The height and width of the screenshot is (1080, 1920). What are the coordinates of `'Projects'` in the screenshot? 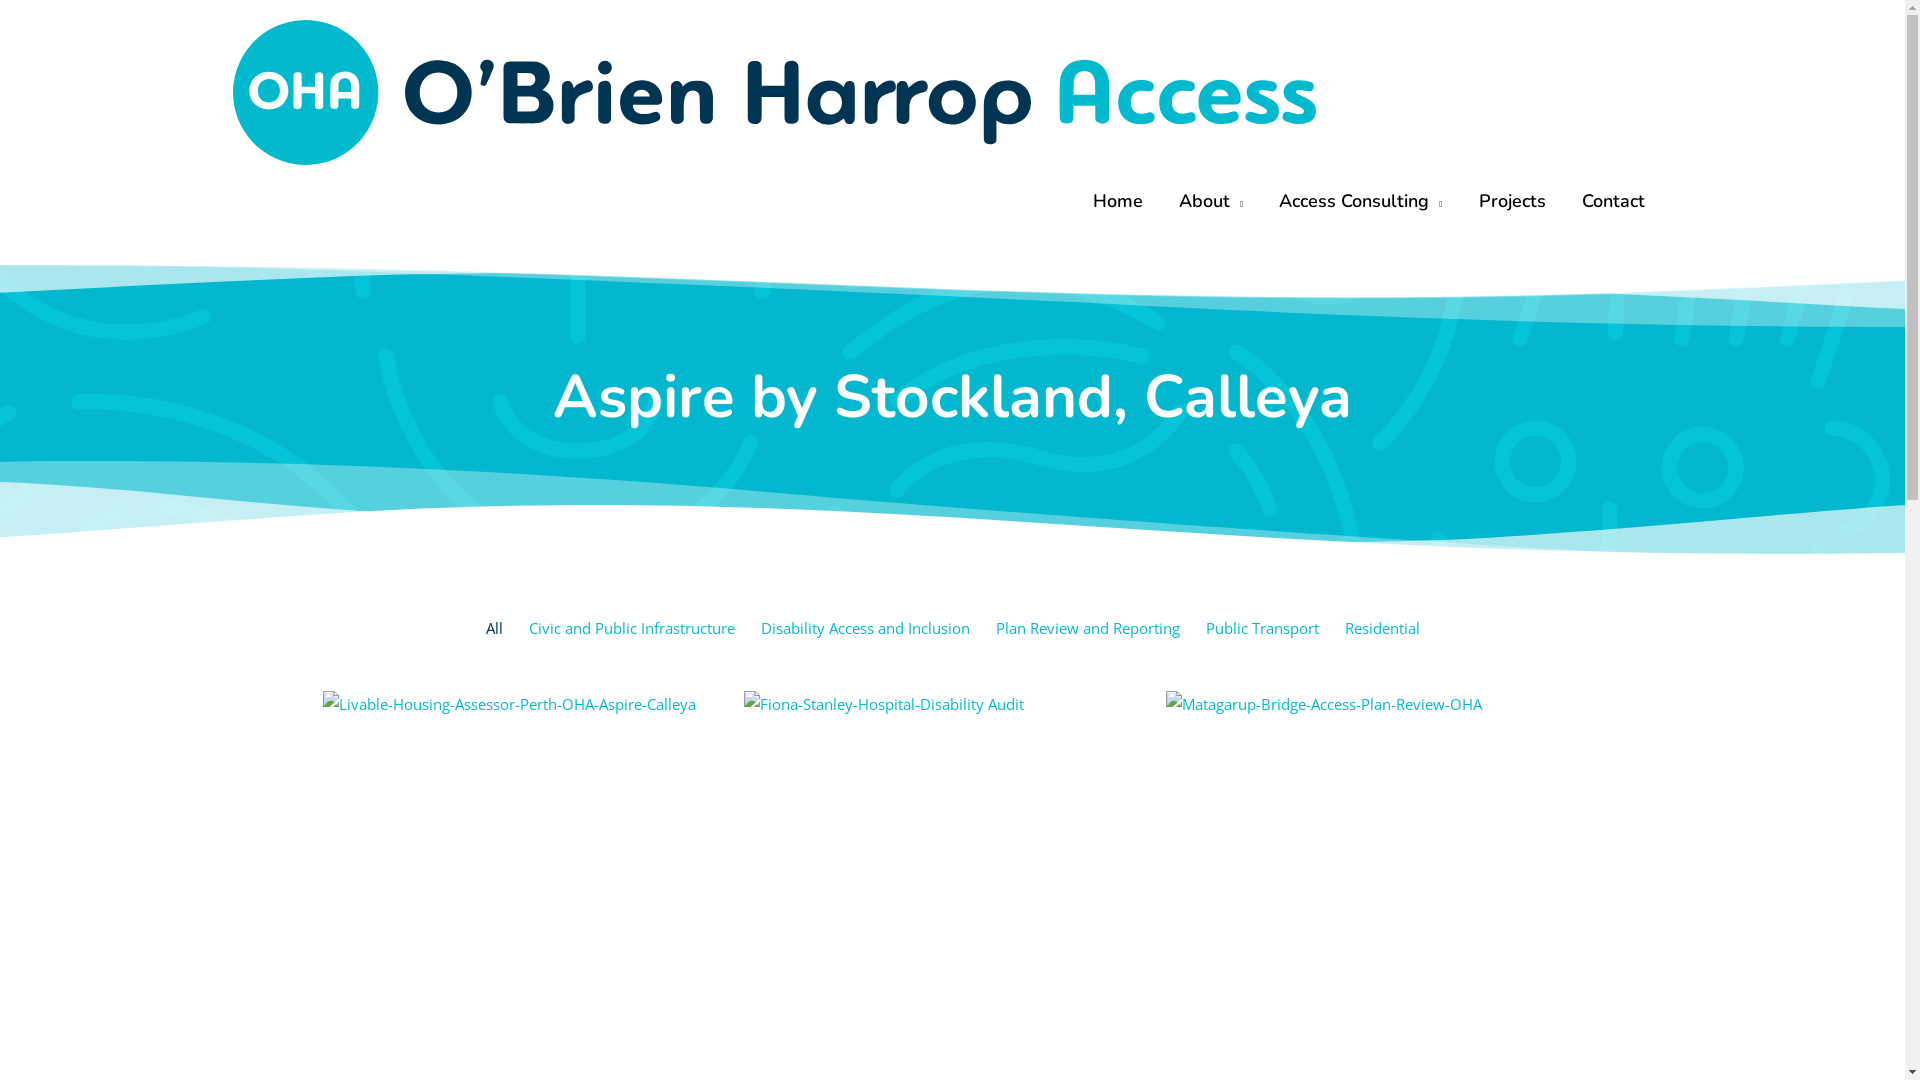 It's located at (1511, 200).